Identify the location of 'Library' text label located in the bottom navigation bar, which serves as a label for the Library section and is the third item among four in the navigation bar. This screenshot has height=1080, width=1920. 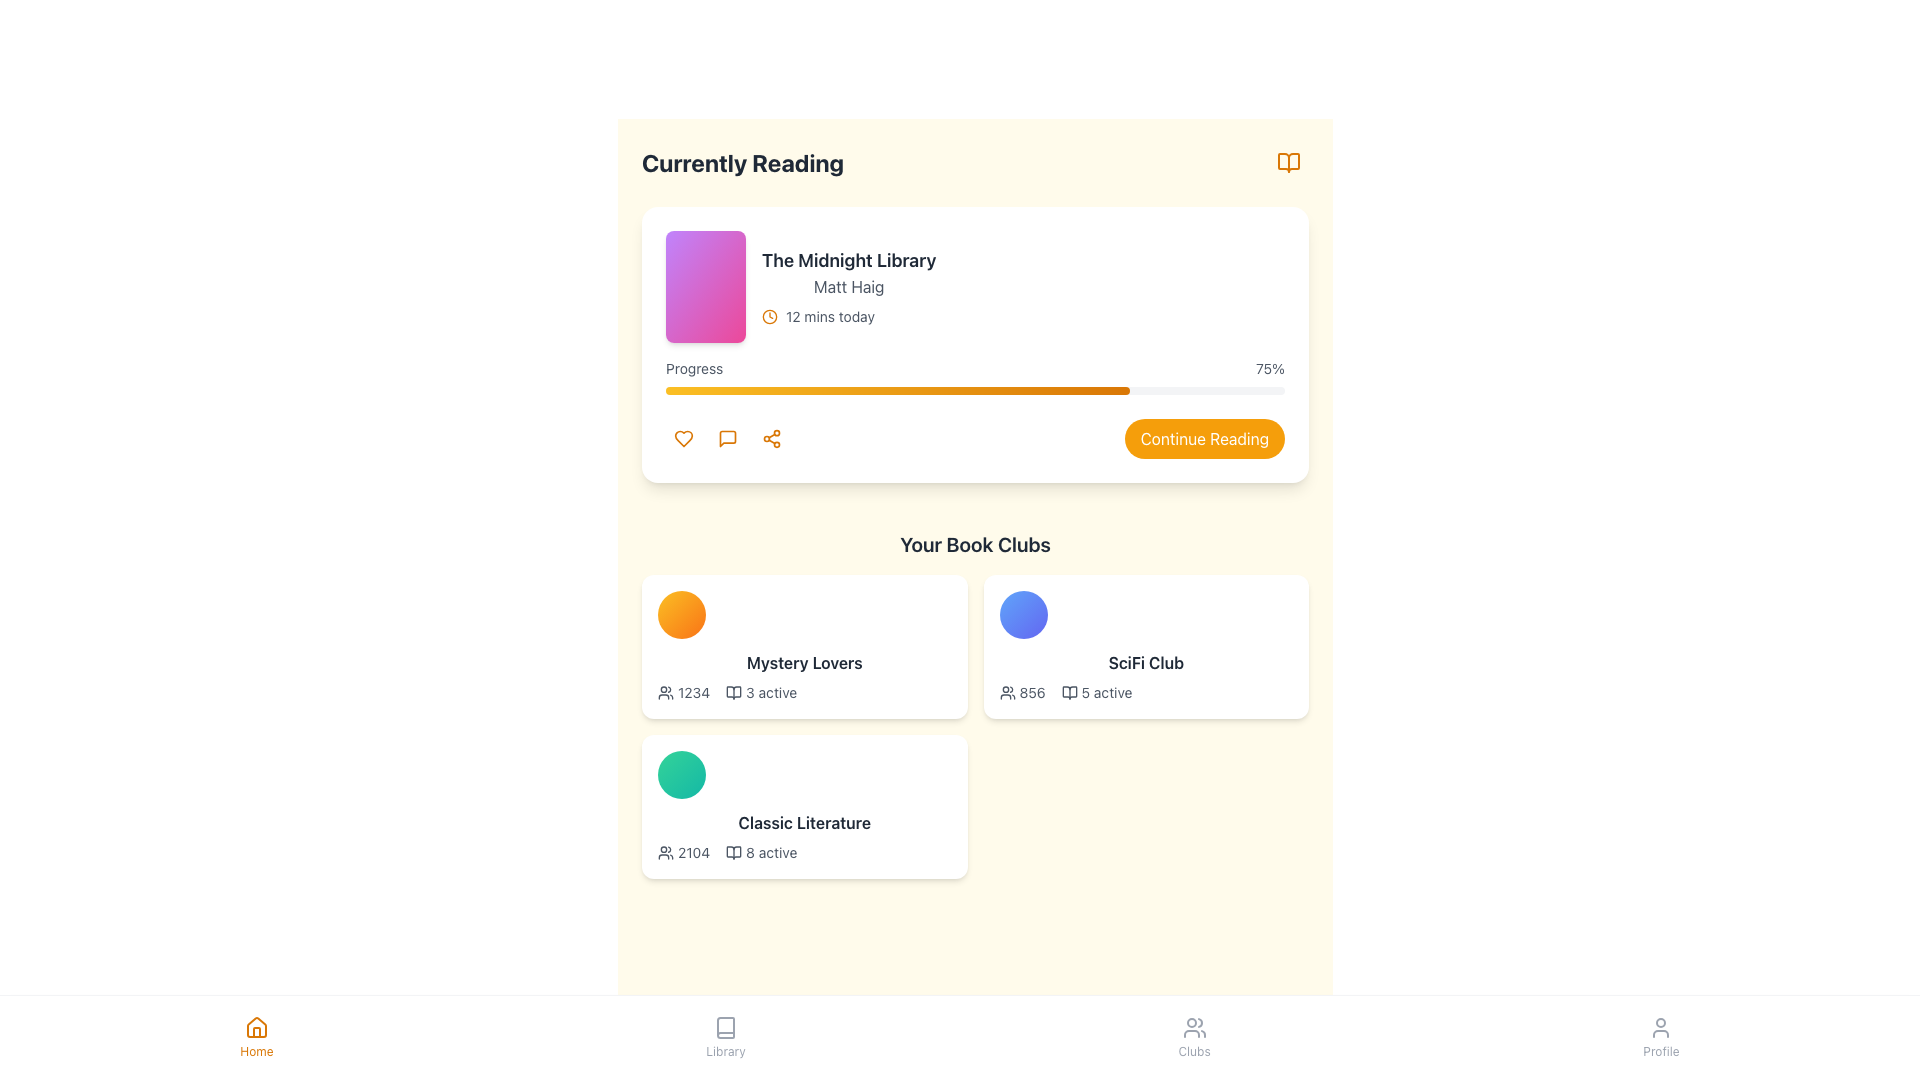
(724, 1051).